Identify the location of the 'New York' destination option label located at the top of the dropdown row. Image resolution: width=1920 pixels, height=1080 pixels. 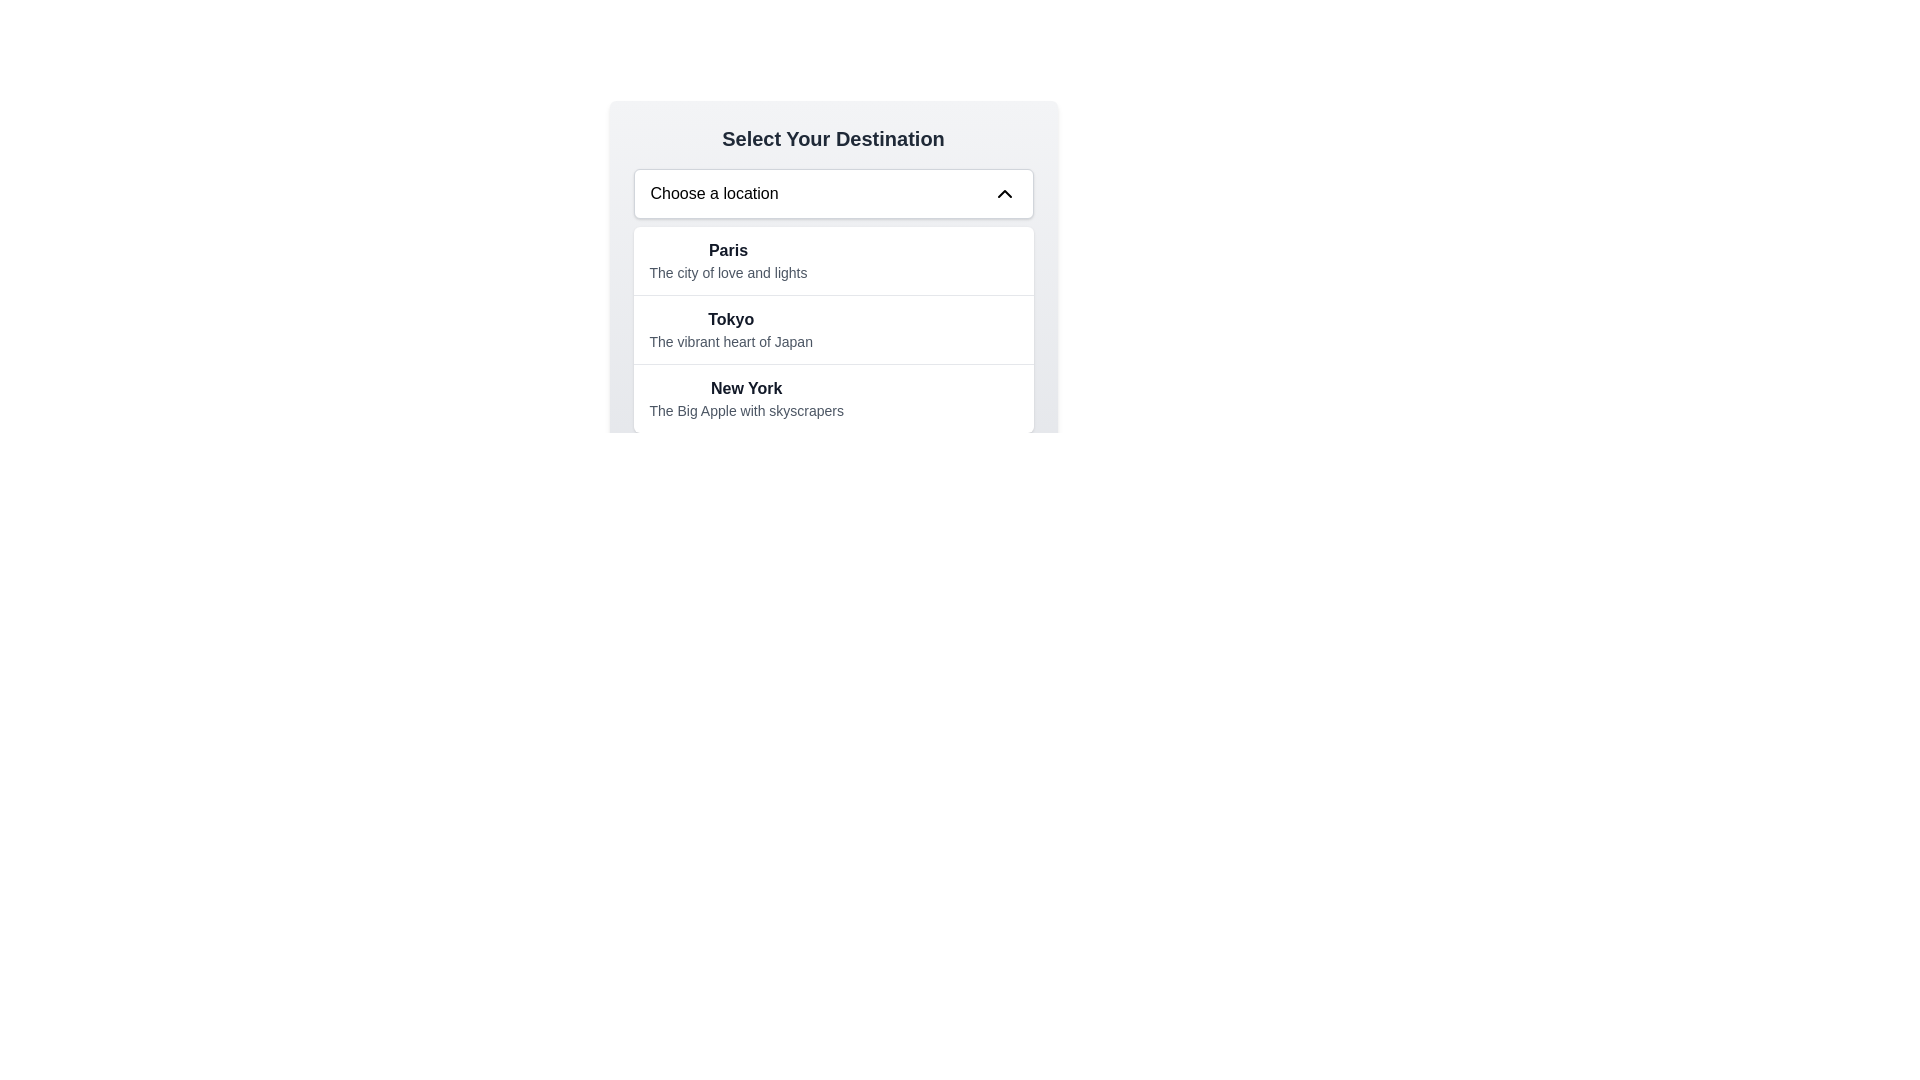
(745, 389).